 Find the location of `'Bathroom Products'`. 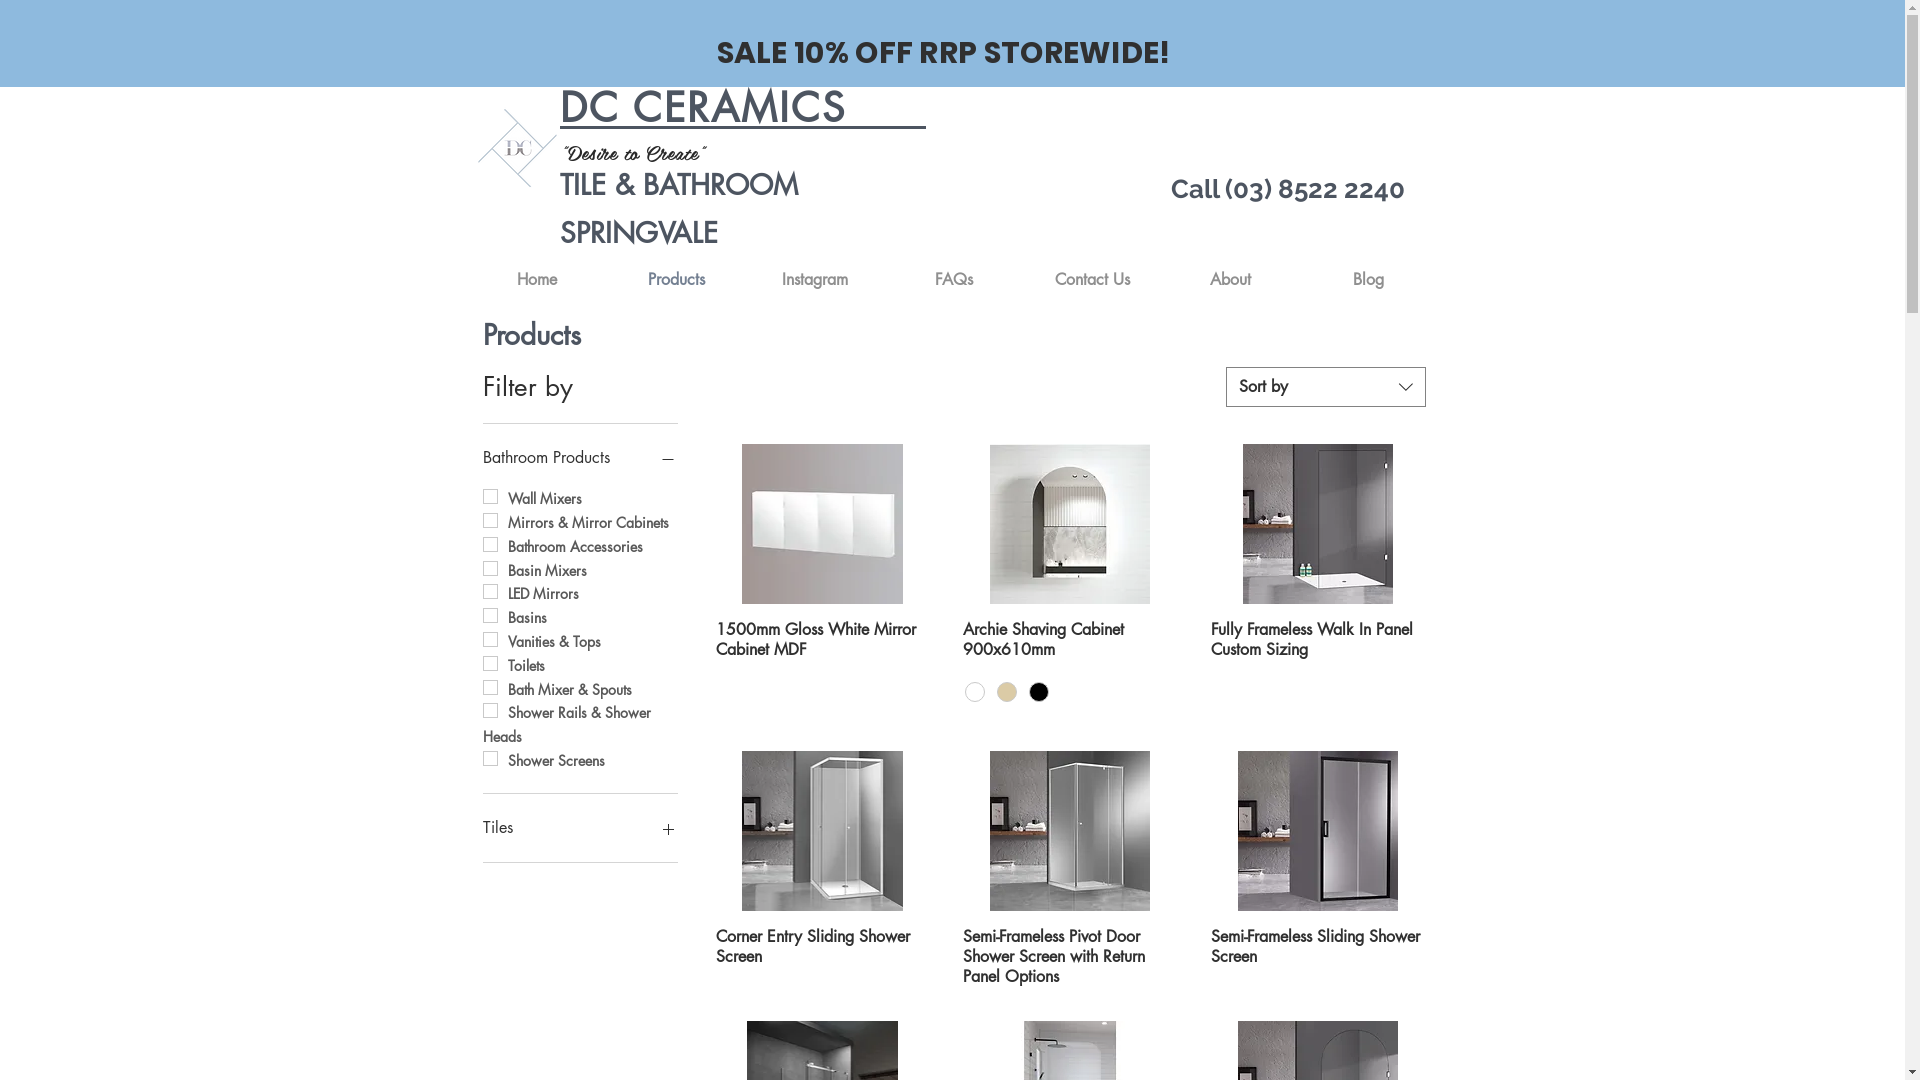

'Bathroom Products' is located at coordinates (578, 458).